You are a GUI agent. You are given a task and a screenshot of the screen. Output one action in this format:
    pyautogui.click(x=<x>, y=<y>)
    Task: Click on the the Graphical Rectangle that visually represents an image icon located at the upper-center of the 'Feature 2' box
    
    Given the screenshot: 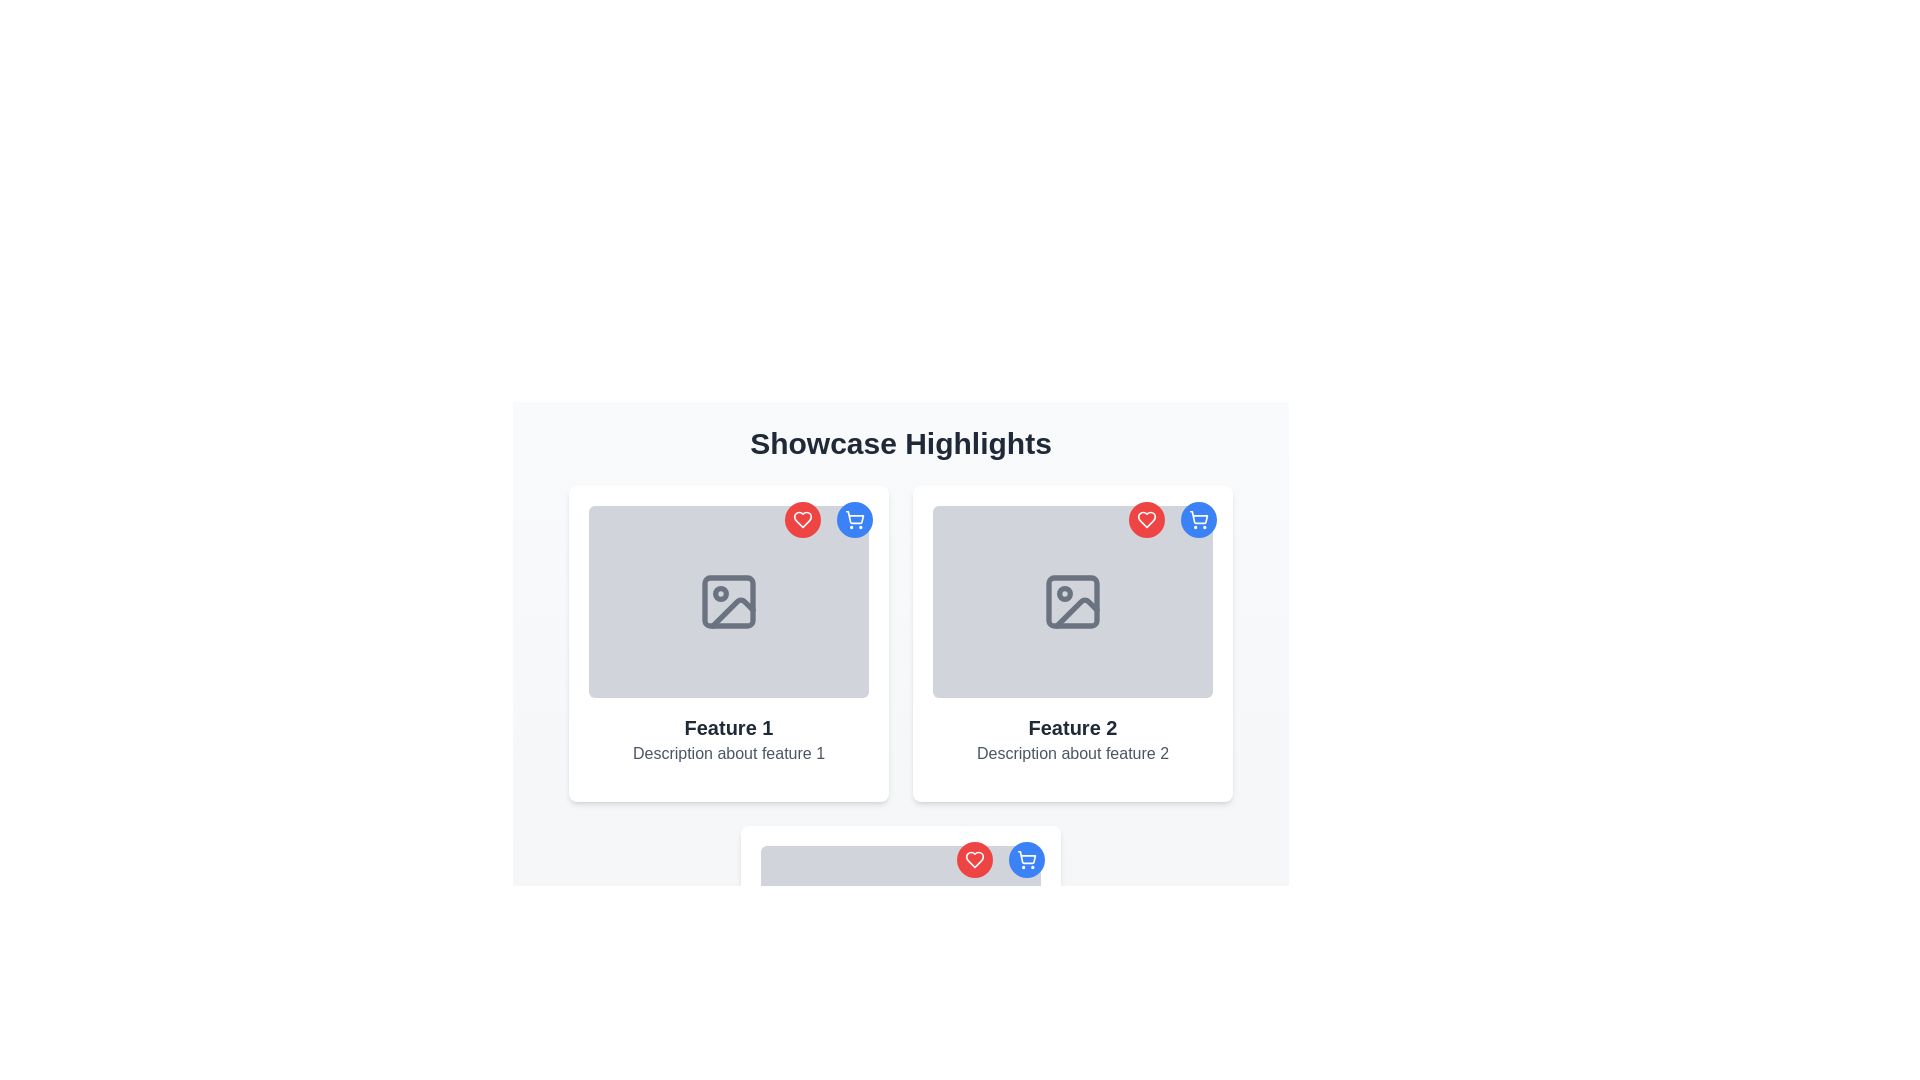 What is the action you would take?
    pyautogui.click(x=1072, y=600)
    